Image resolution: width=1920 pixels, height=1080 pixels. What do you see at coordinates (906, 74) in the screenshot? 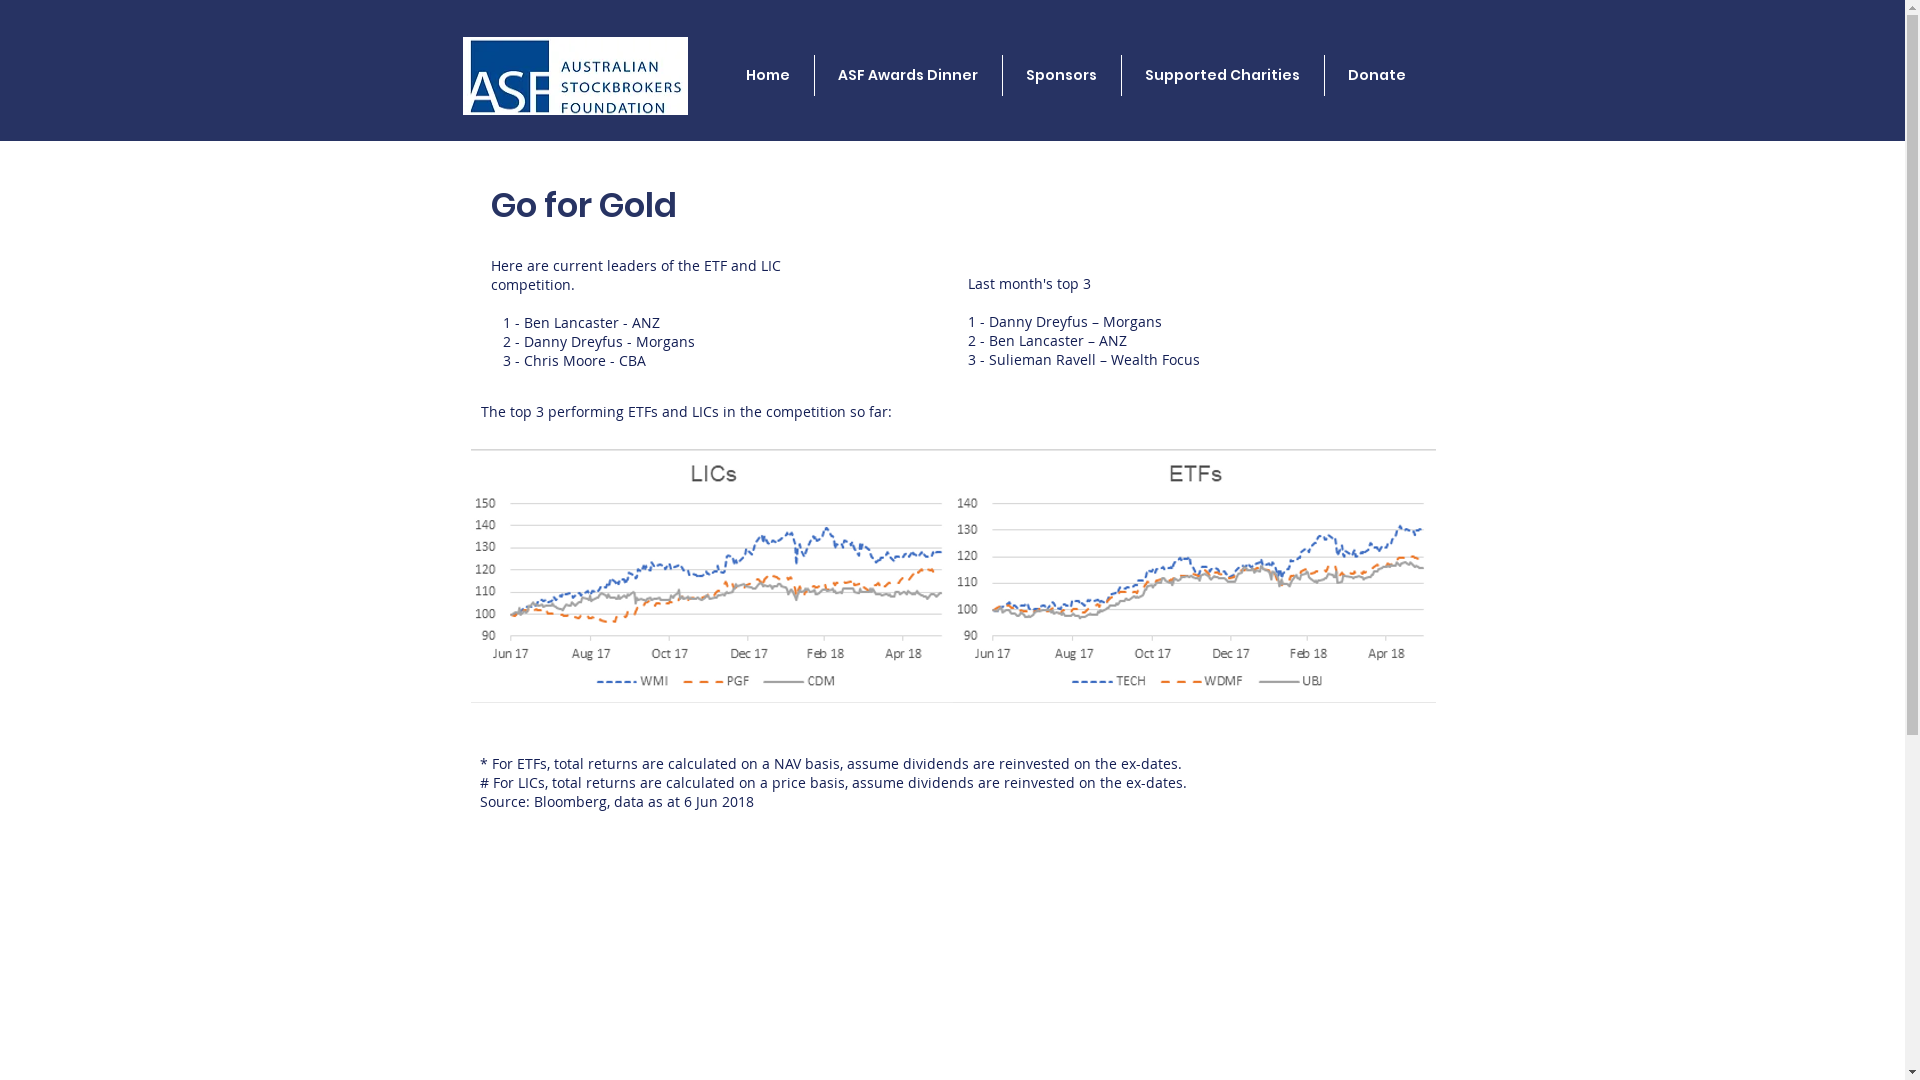
I see `'ASF Awards Dinner'` at bounding box center [906, 74].